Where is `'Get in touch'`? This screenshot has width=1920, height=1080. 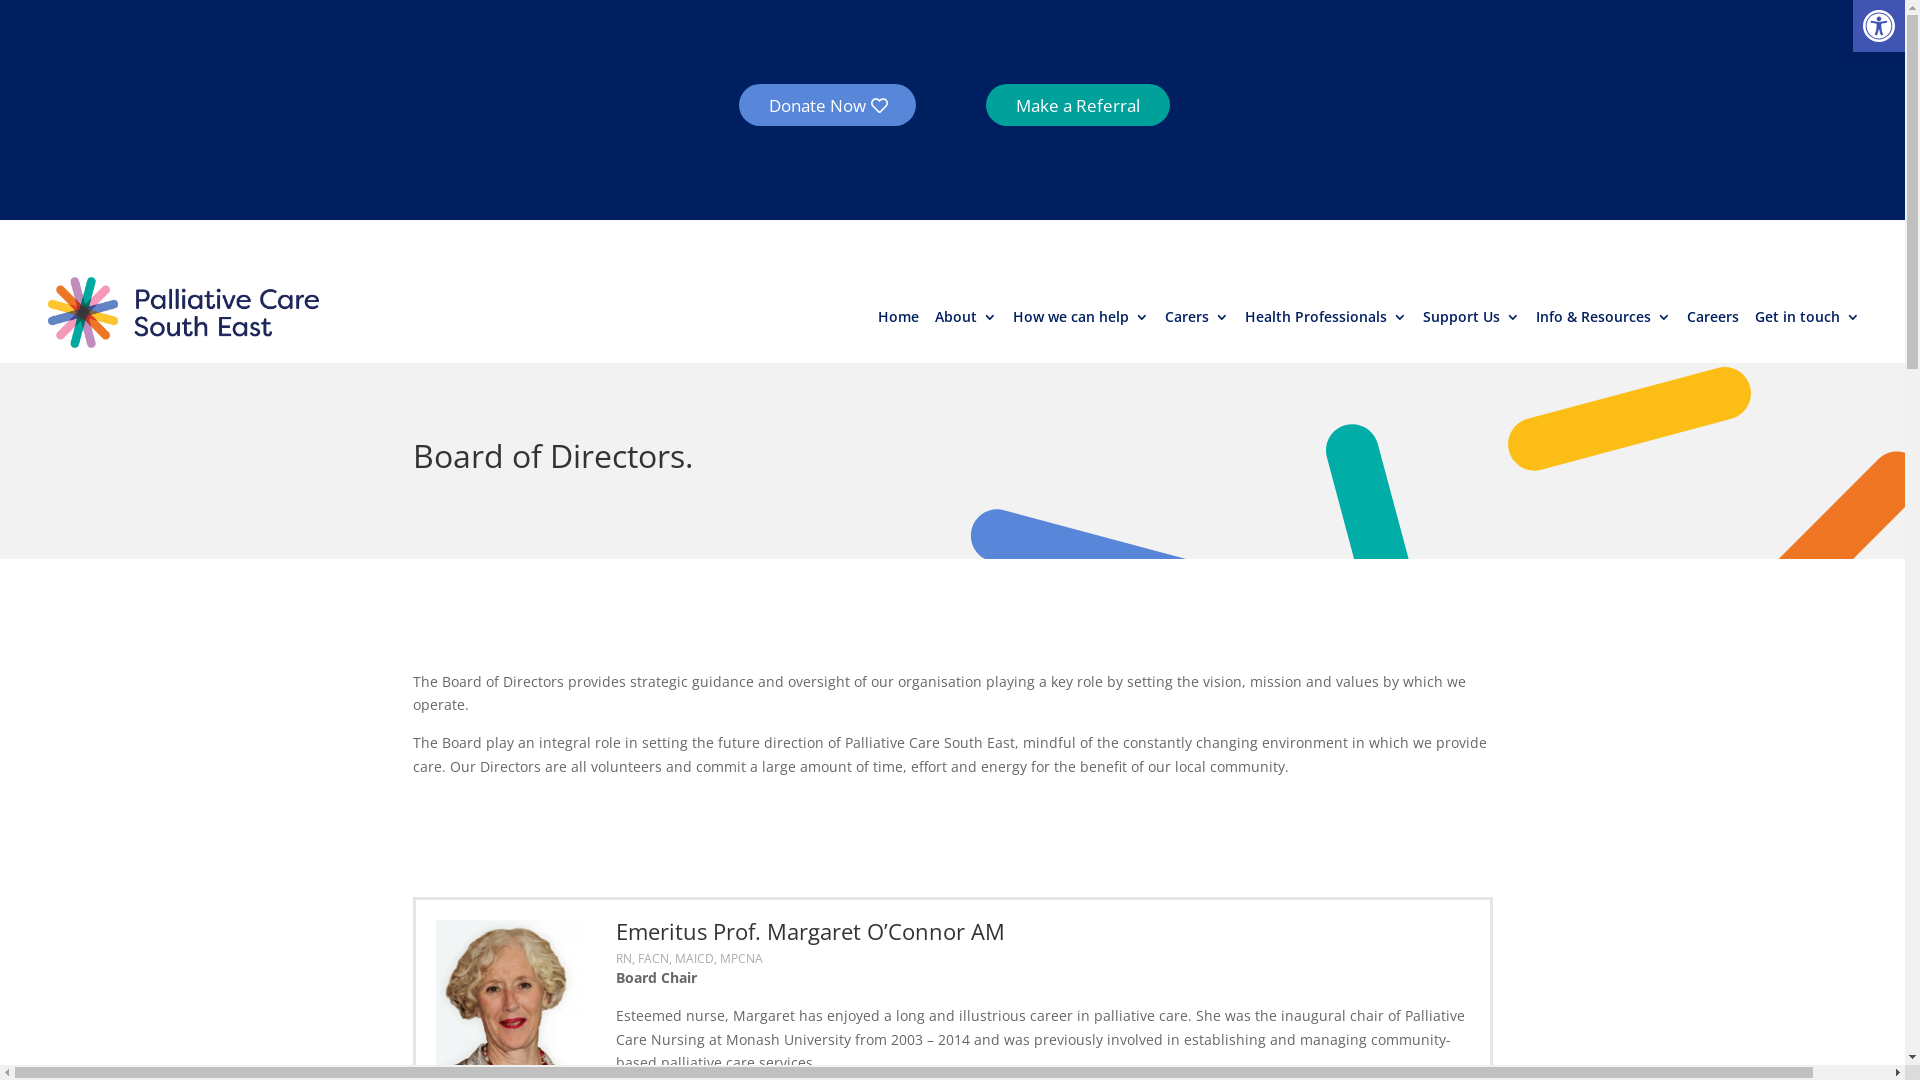
'Get in touch' is located at coordinates (1807, 319).